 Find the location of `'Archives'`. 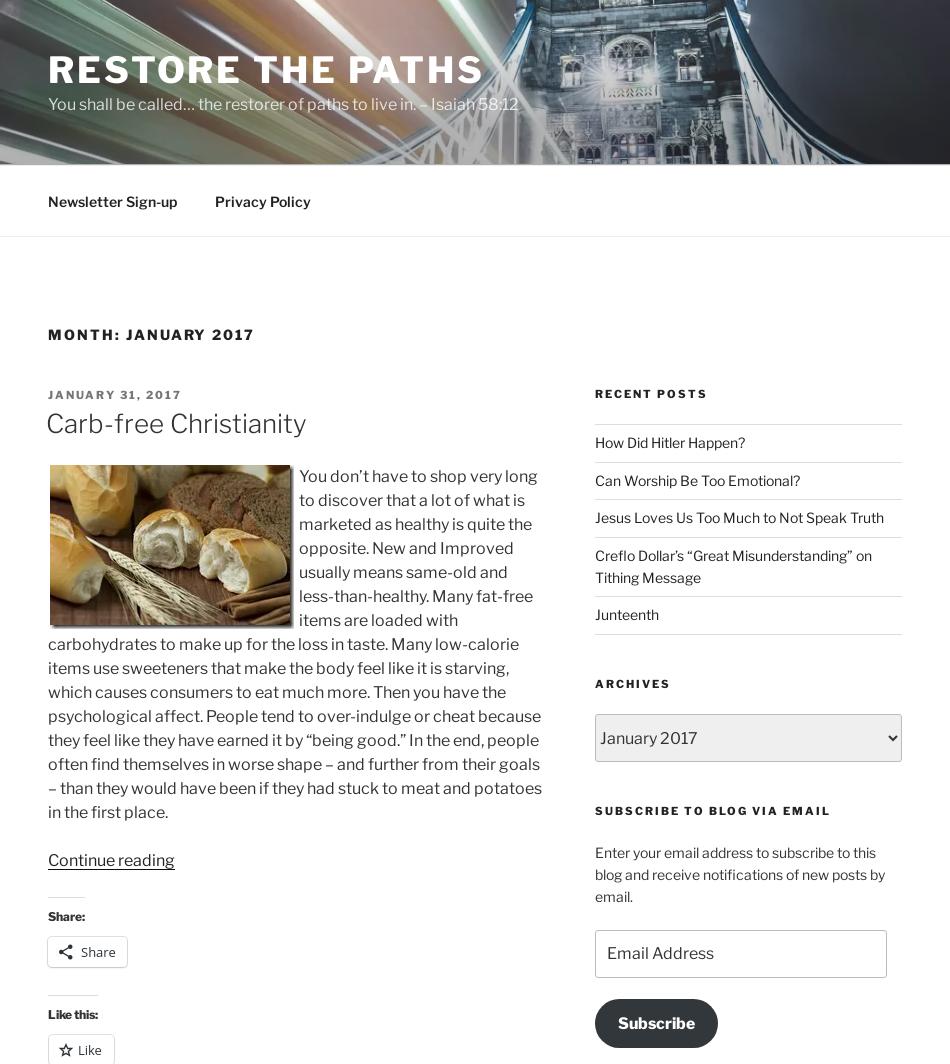

'Archives' is located at coordinates (594, 682).